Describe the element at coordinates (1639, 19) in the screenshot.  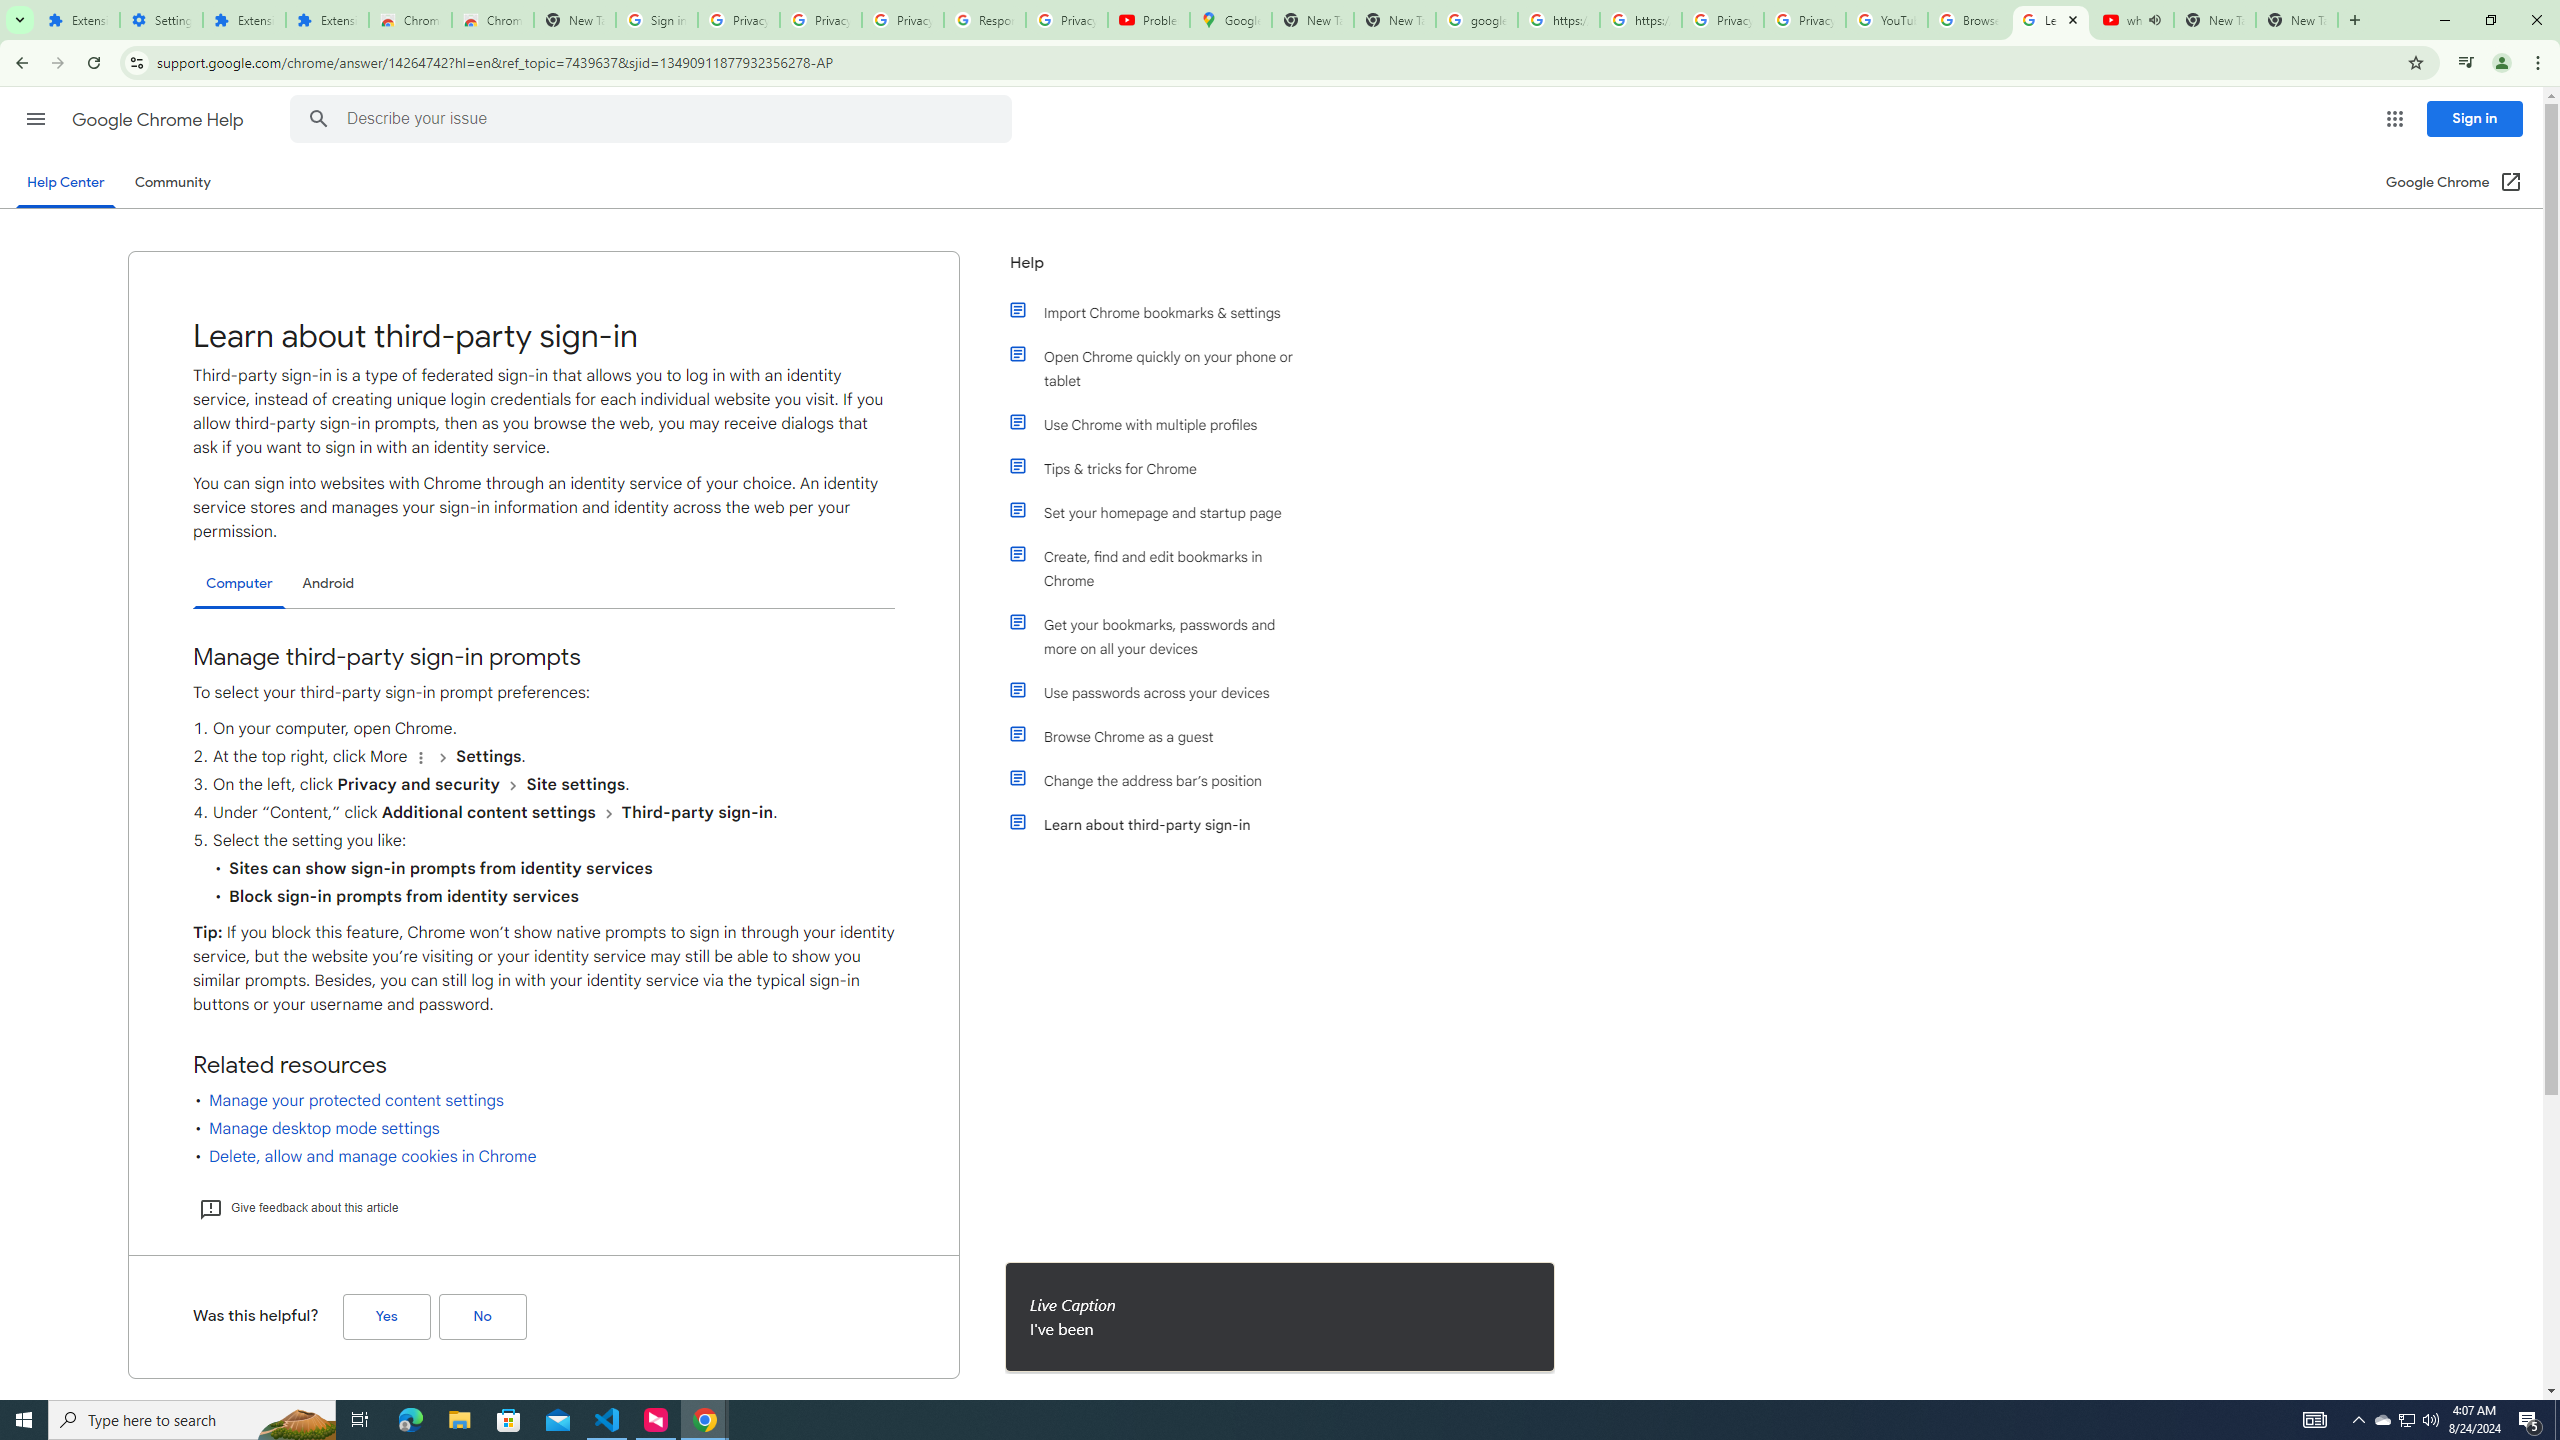
I see `'https://scholar.google.com/'` at that location.